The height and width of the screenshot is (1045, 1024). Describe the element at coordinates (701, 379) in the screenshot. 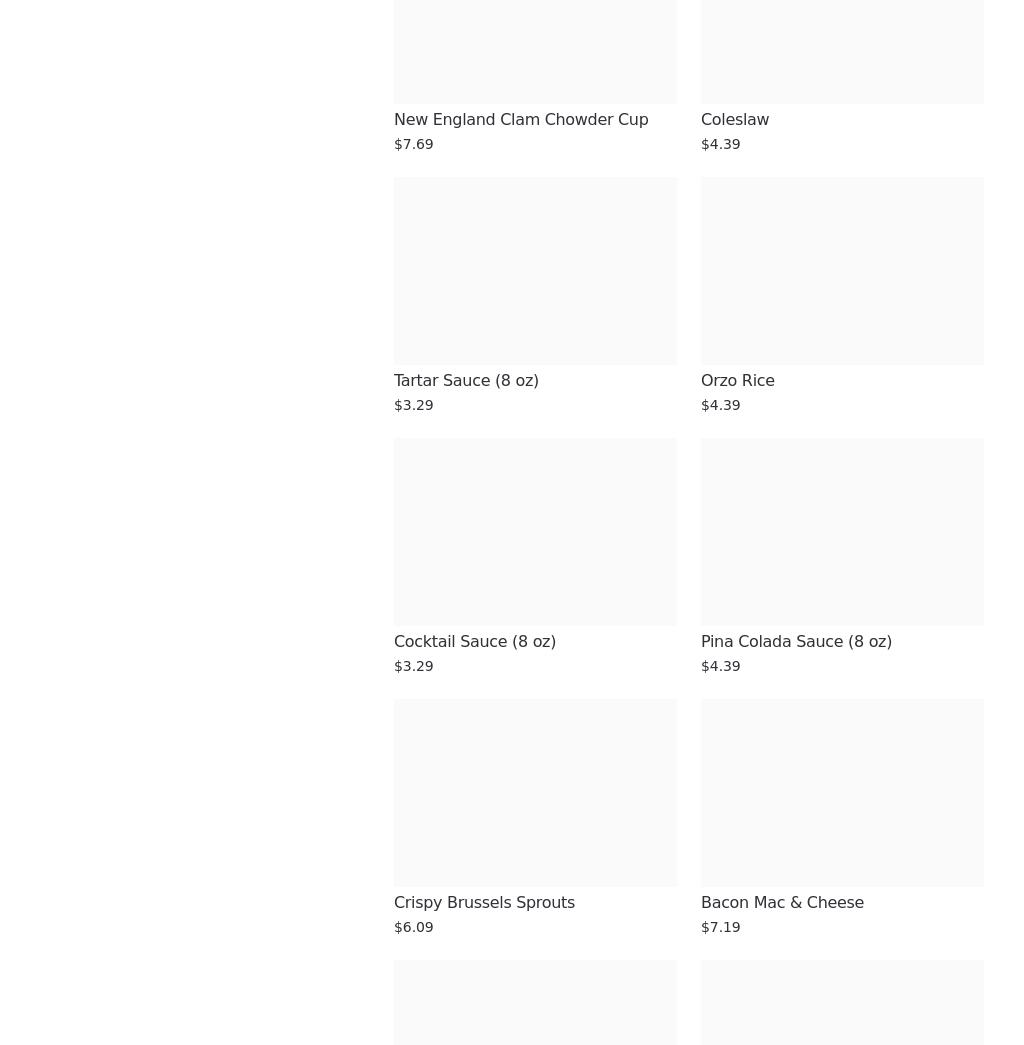

I see `'Orzo Rice'` at that location.